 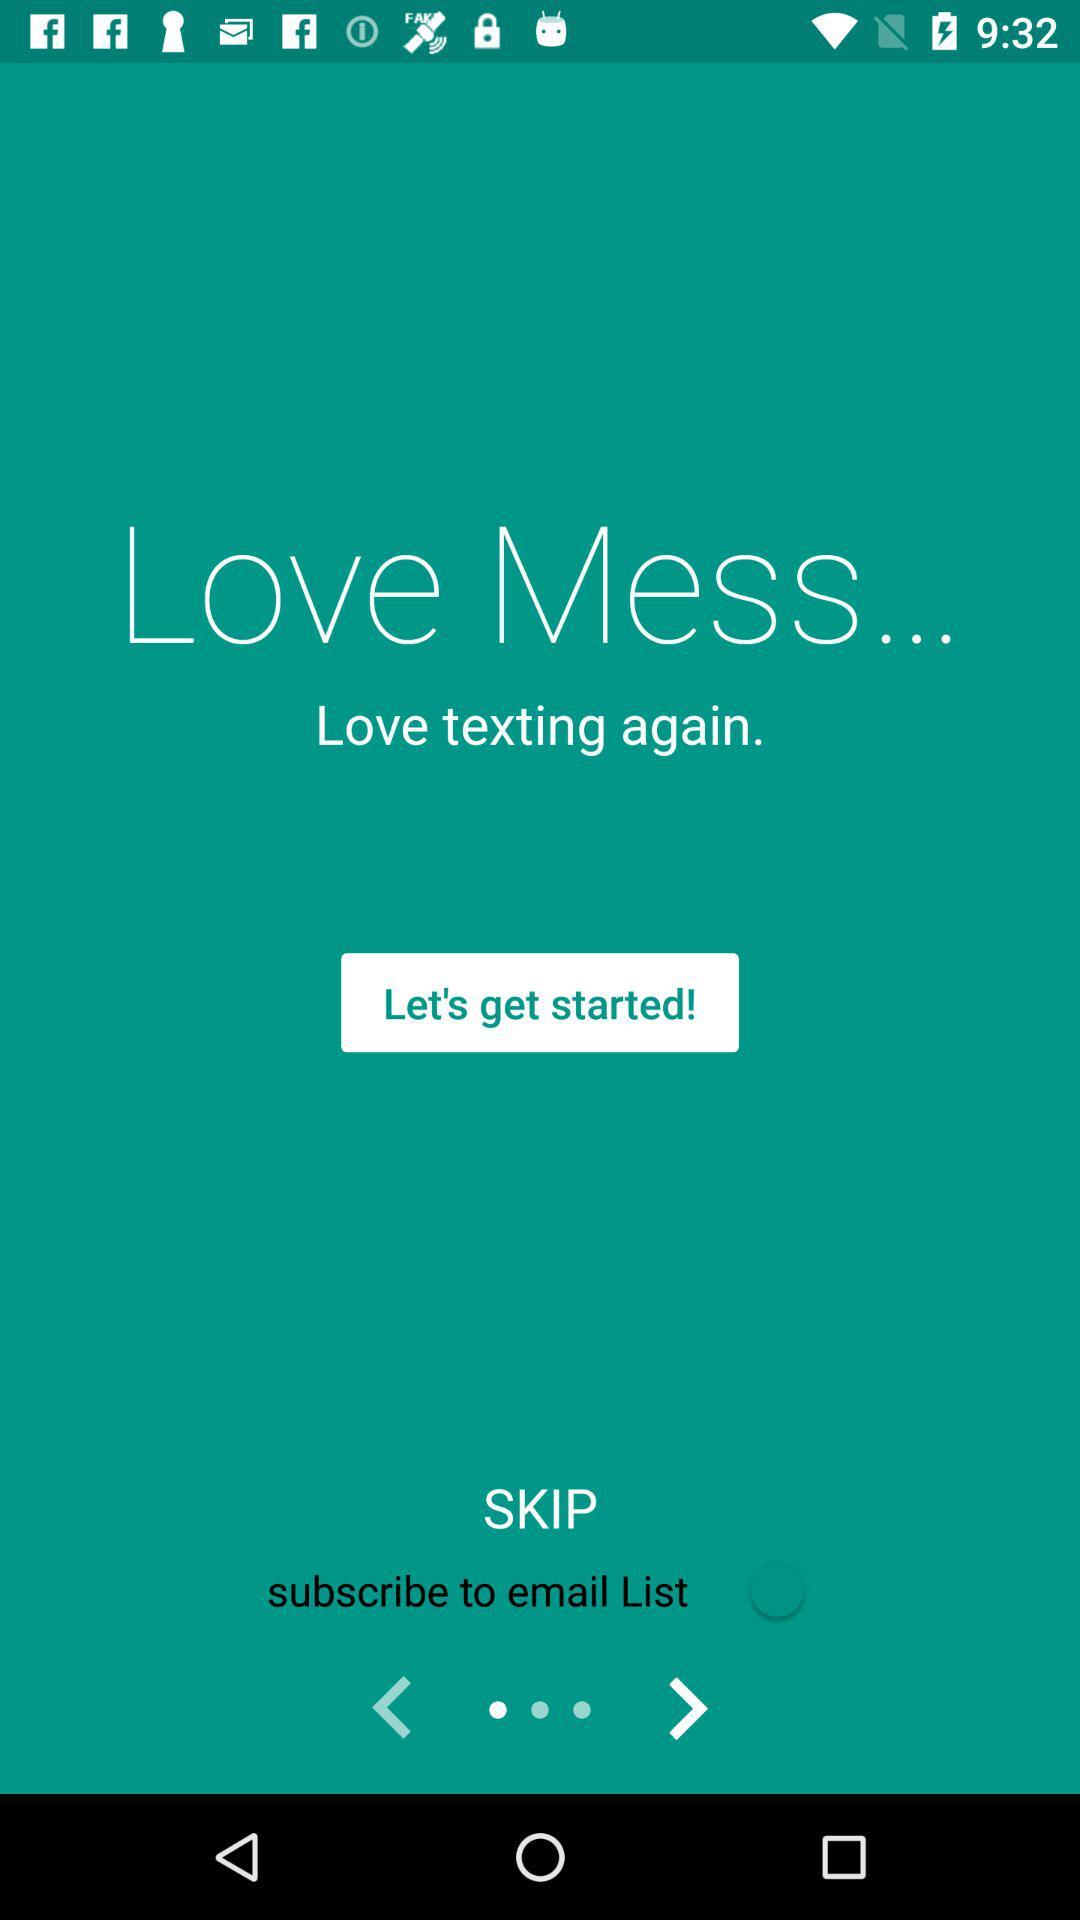 I want to click on the item above subscribe to email, so click(x=540, y=1507).